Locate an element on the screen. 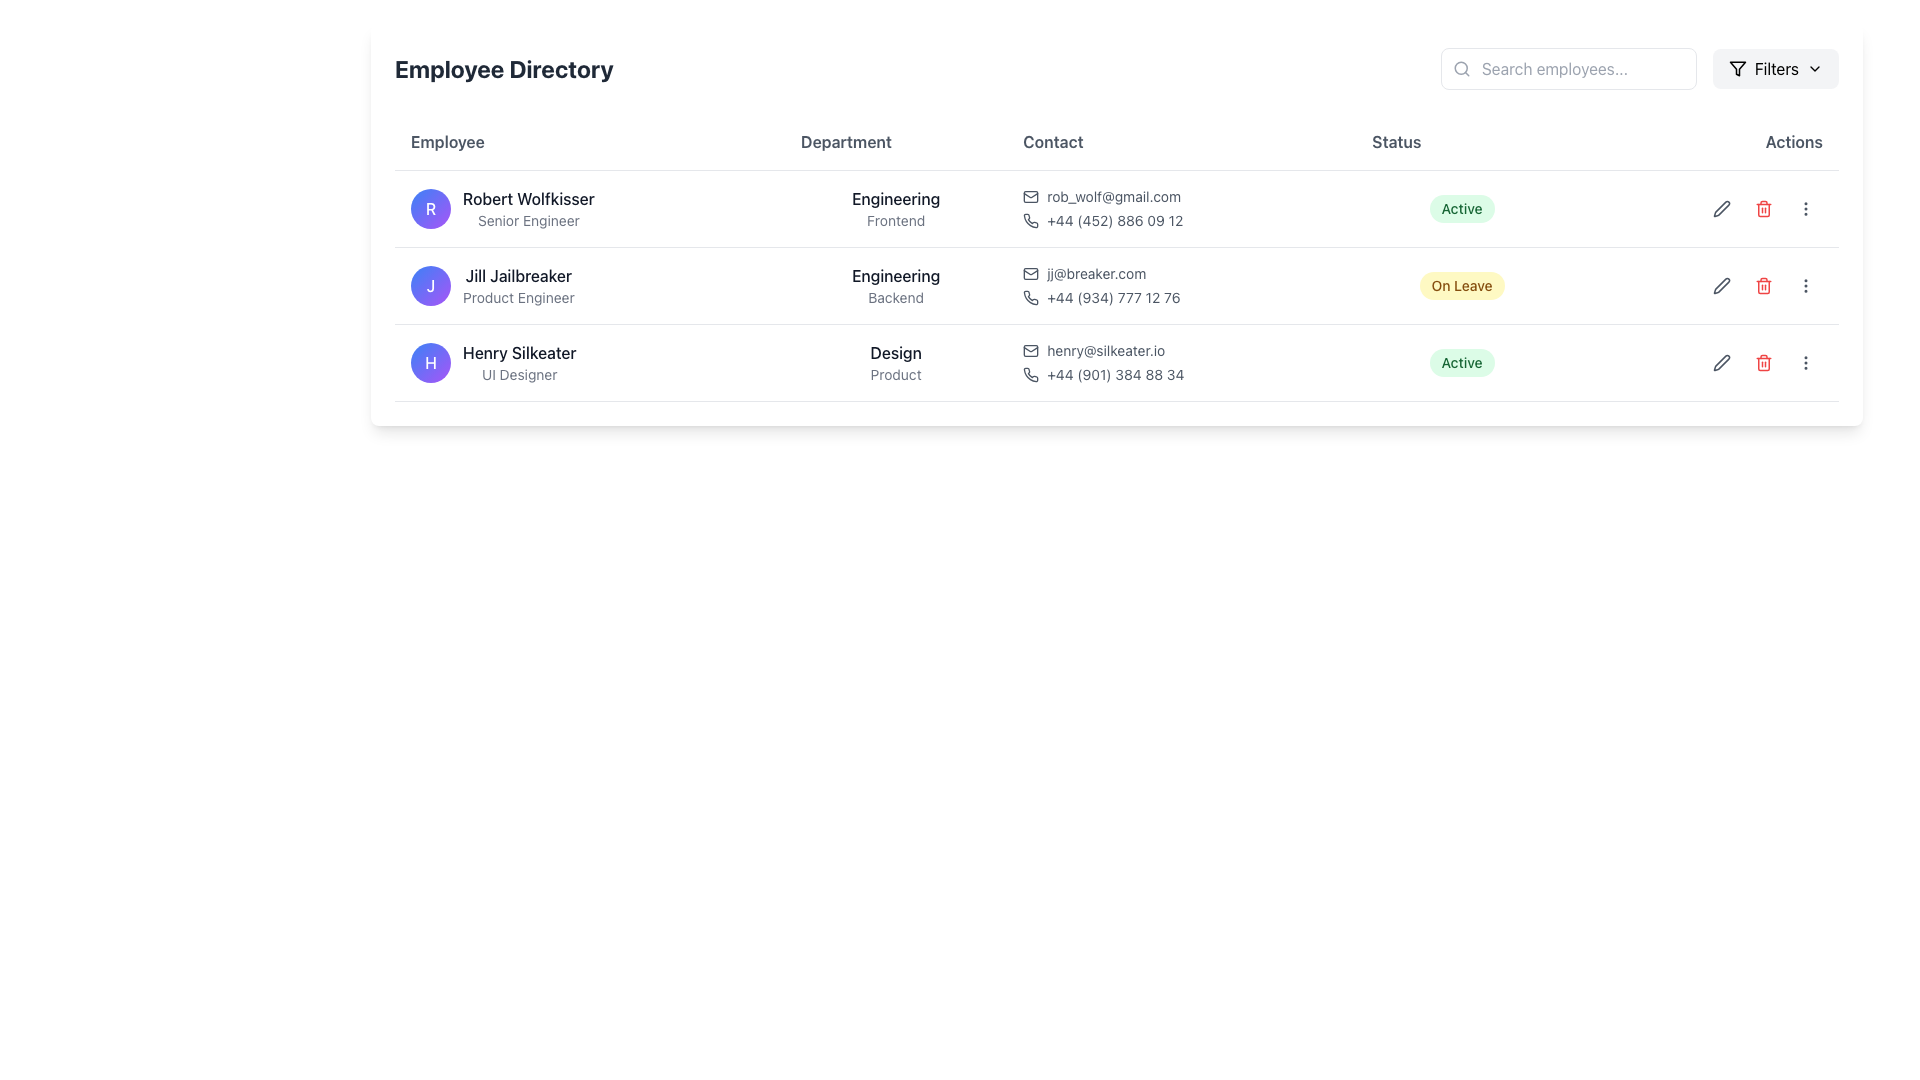 This screenshot has height=1080, width=1920. phone number '+44 (934) 777 12 76' displayed in gray color, located in the contact information section of the second row associated with 'Jill Jailbreaker' is located at coordinates (1181, 297).